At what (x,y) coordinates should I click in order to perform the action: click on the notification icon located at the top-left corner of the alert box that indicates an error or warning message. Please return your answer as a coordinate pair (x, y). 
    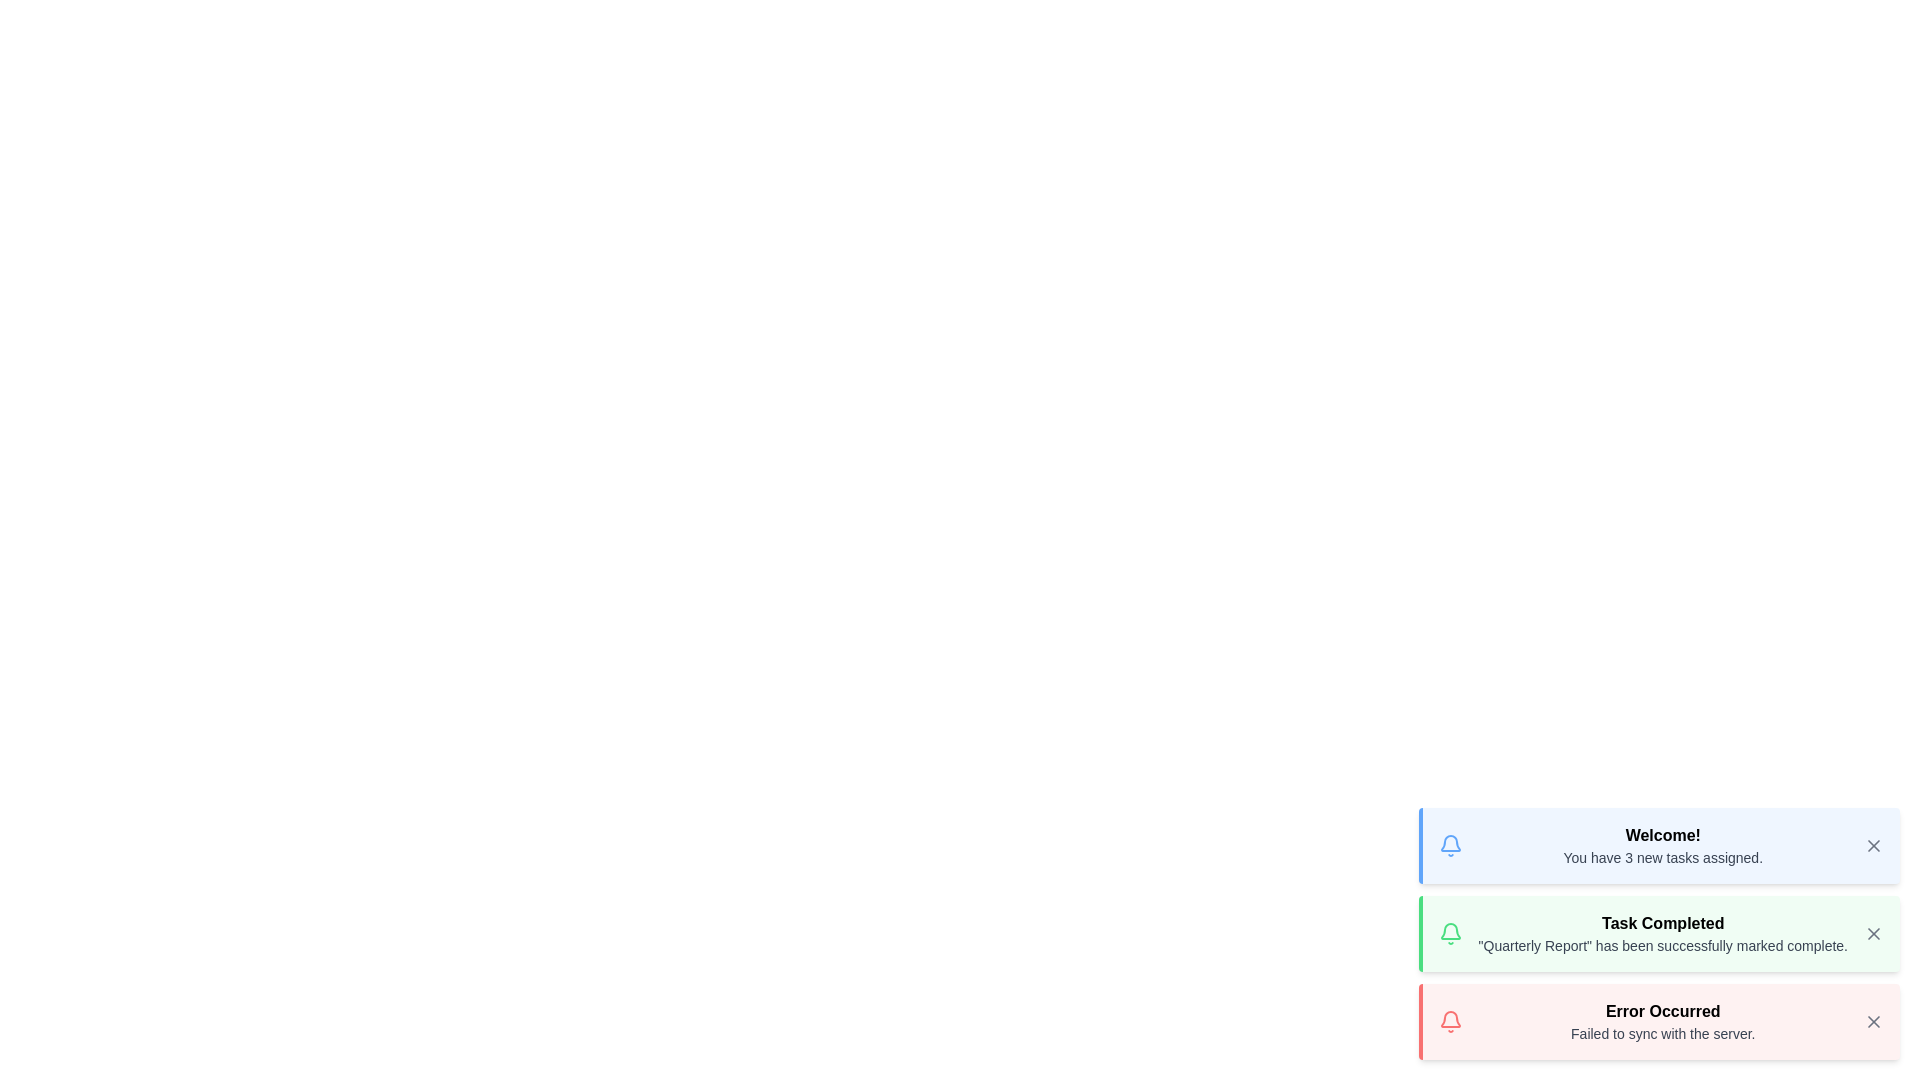
    Looking at the image, I should click on (1450, 1022).